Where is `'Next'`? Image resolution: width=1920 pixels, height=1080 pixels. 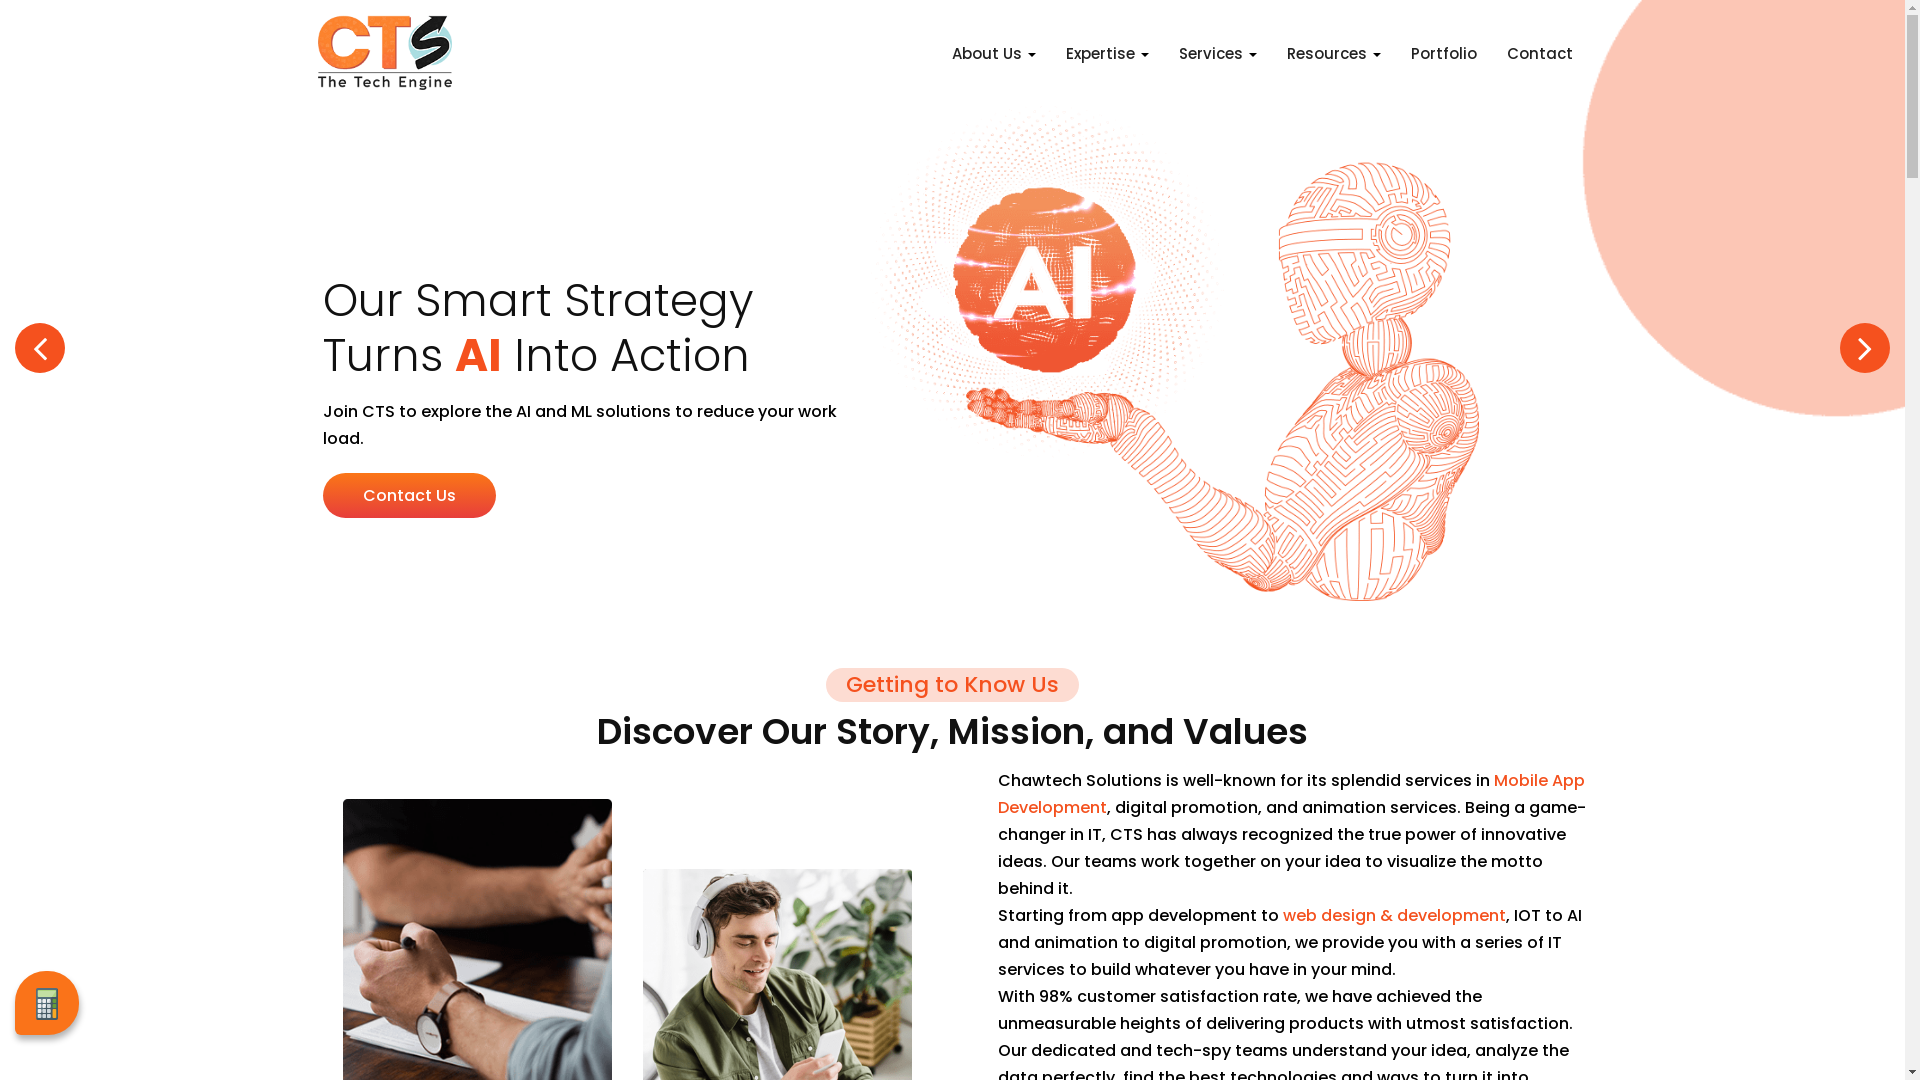 'Next' is located at coordinates (1864, 346).